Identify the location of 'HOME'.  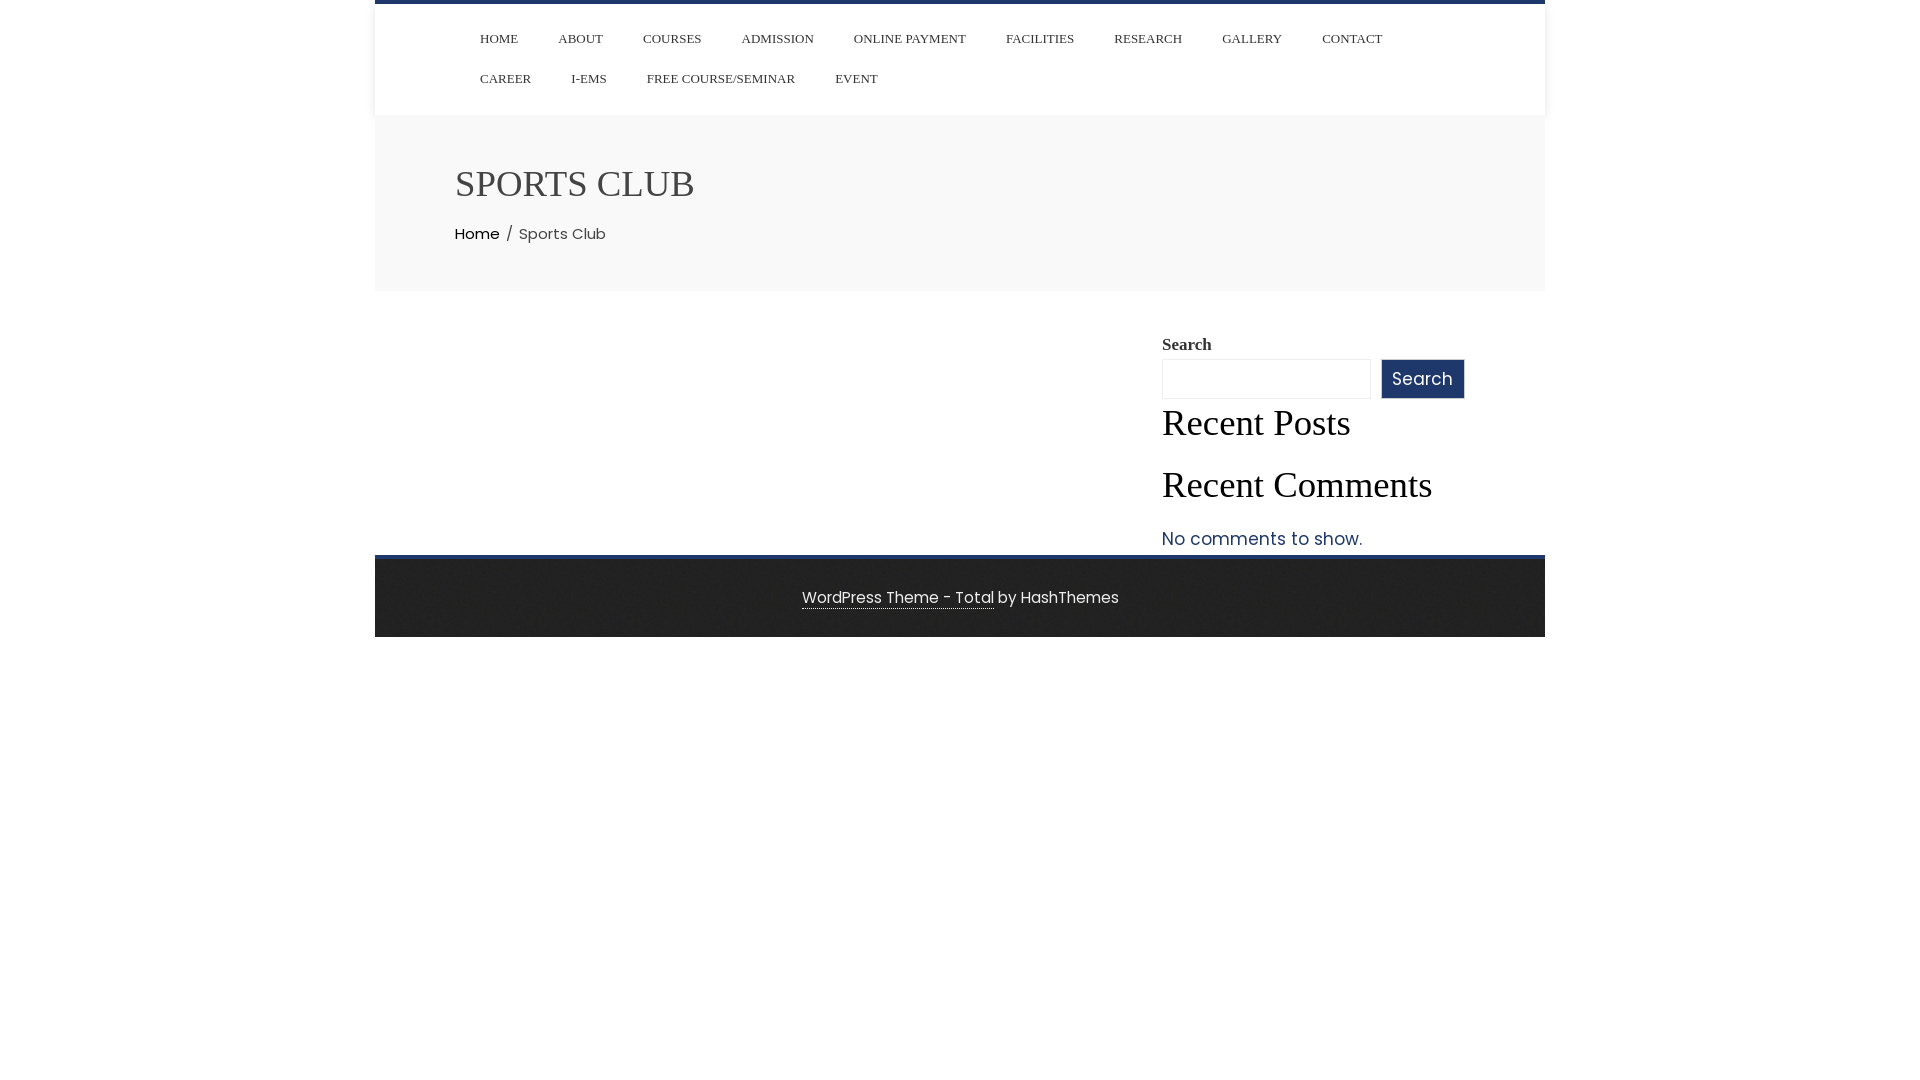
(464, 38).